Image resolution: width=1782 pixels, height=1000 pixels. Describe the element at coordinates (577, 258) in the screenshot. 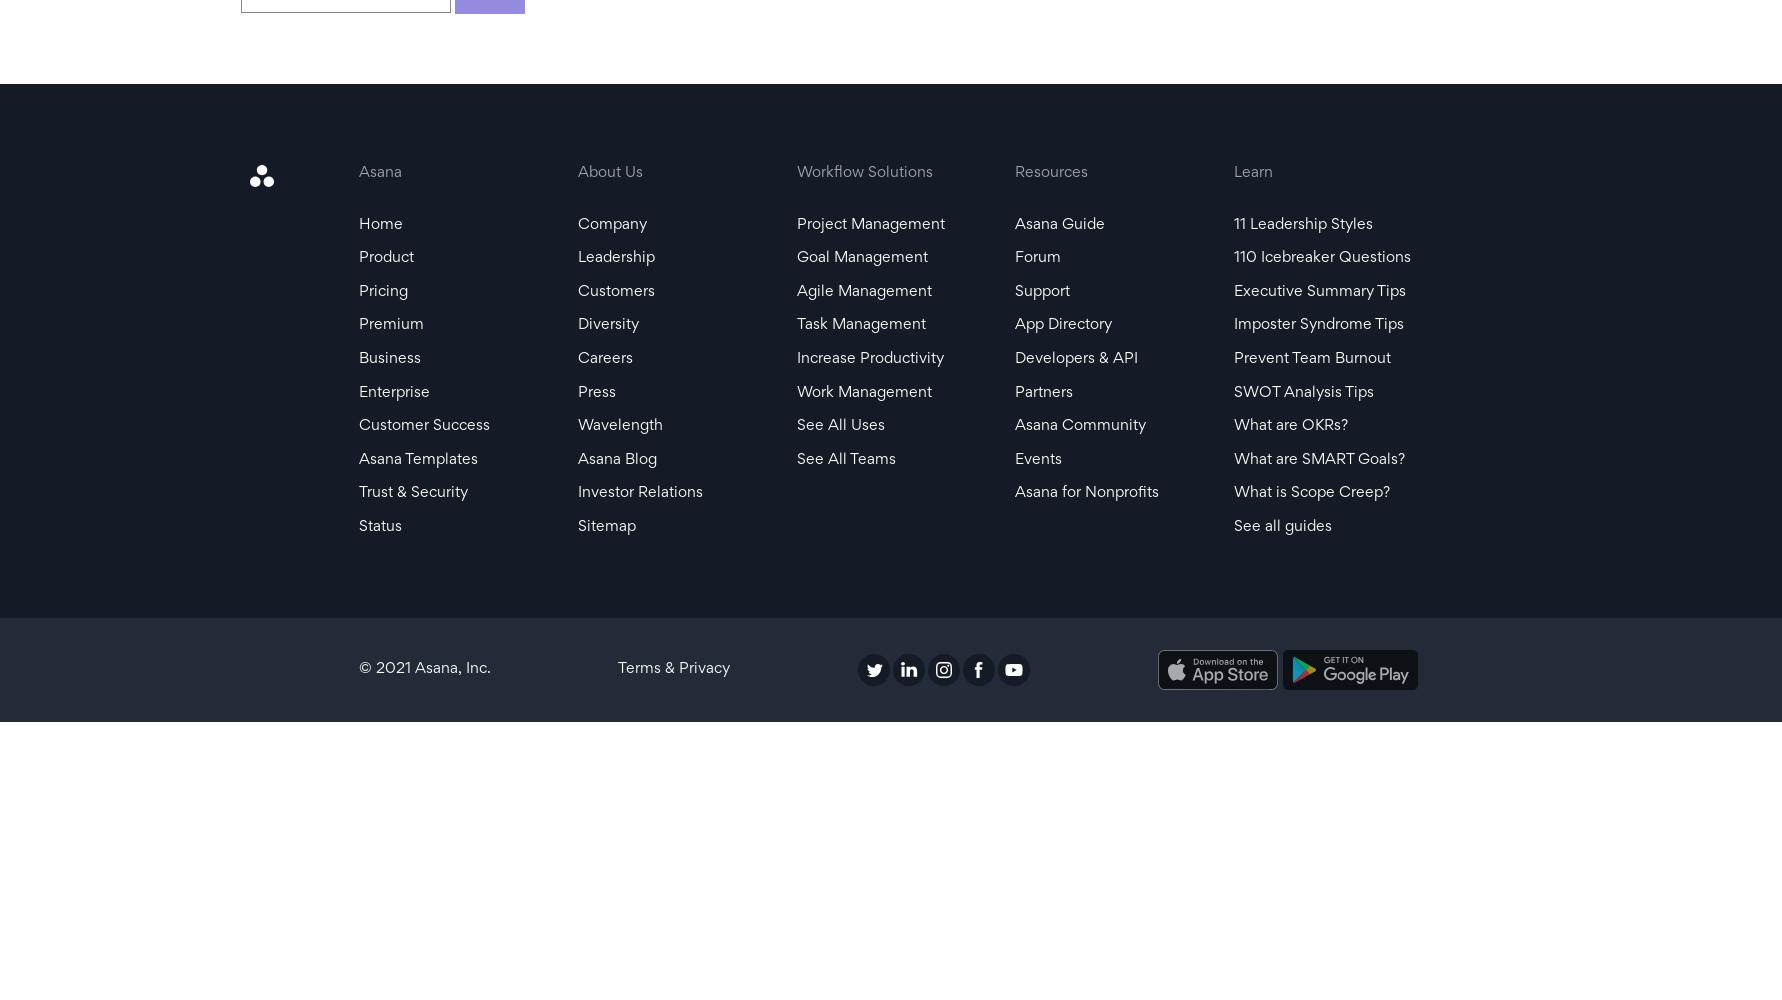

I see `'Leadership'` at that location.